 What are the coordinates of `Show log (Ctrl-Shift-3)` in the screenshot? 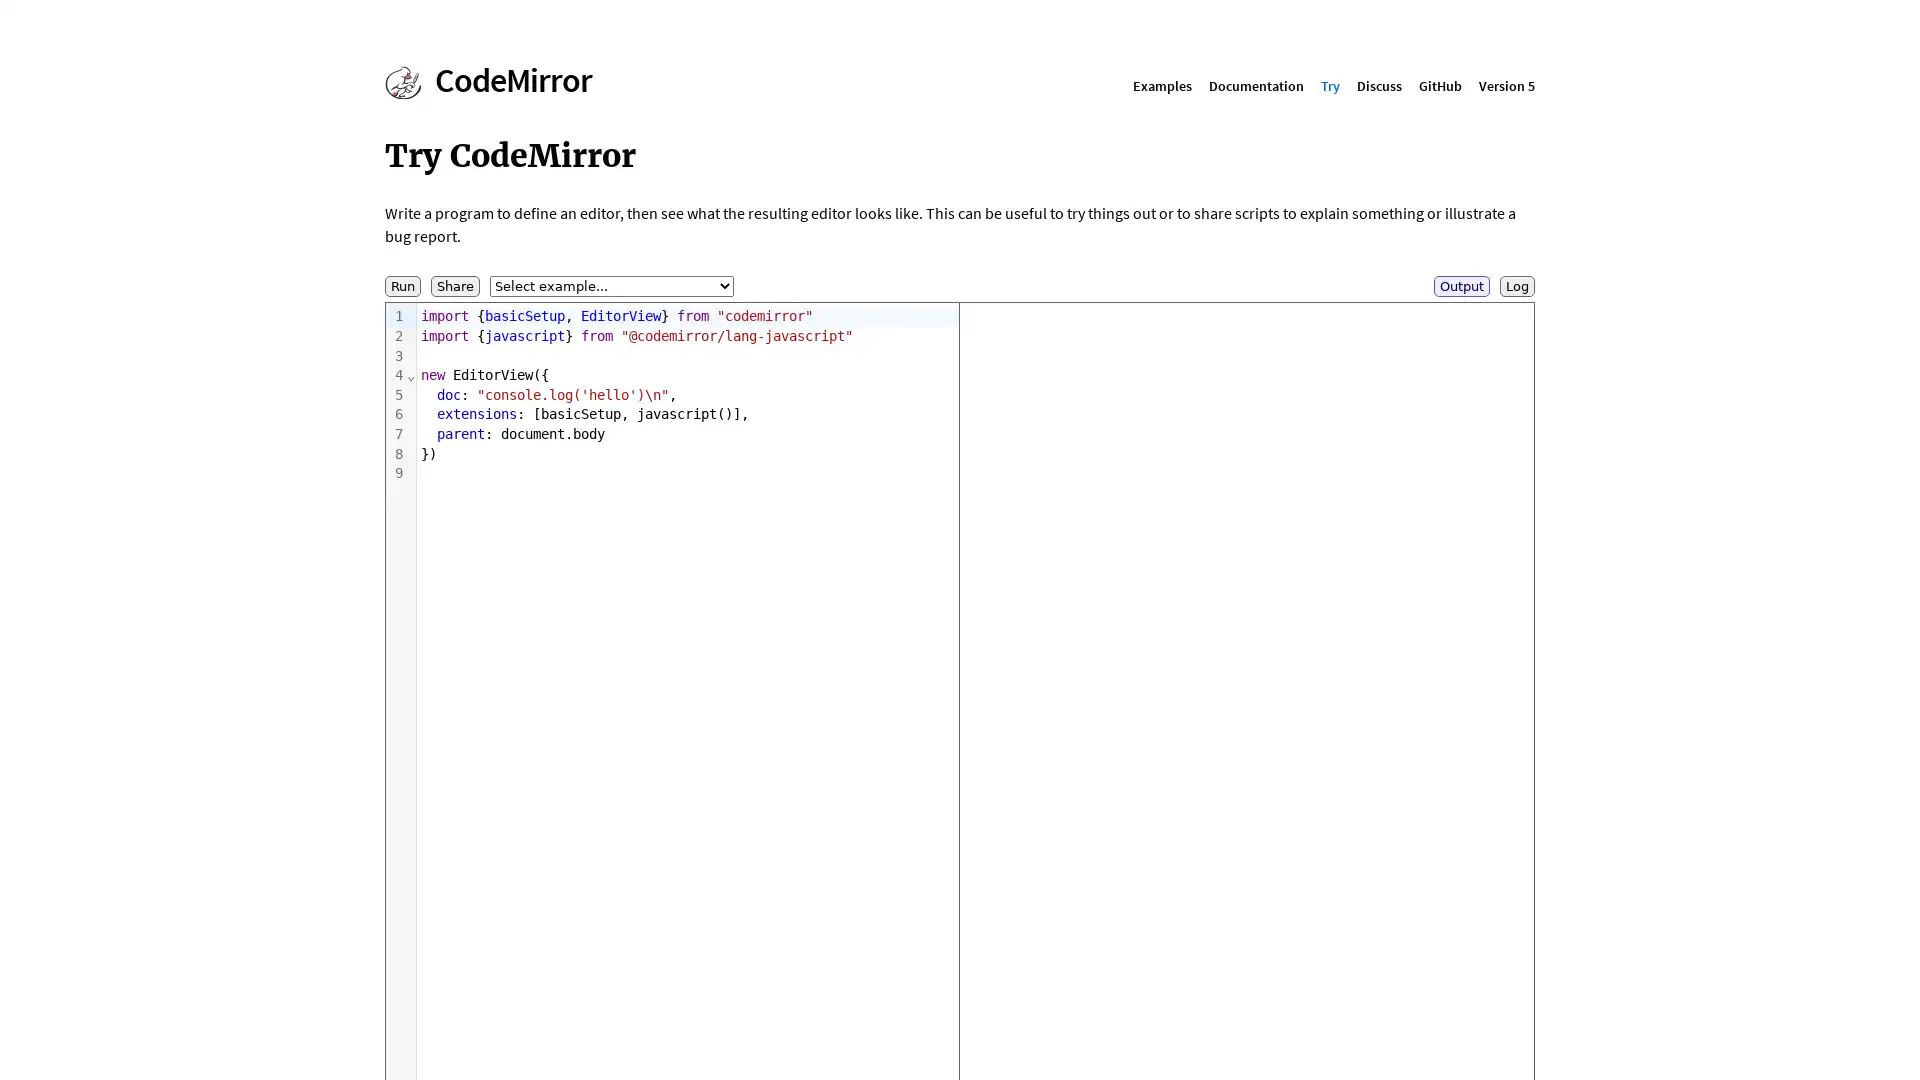 It's located at (1517, 286).